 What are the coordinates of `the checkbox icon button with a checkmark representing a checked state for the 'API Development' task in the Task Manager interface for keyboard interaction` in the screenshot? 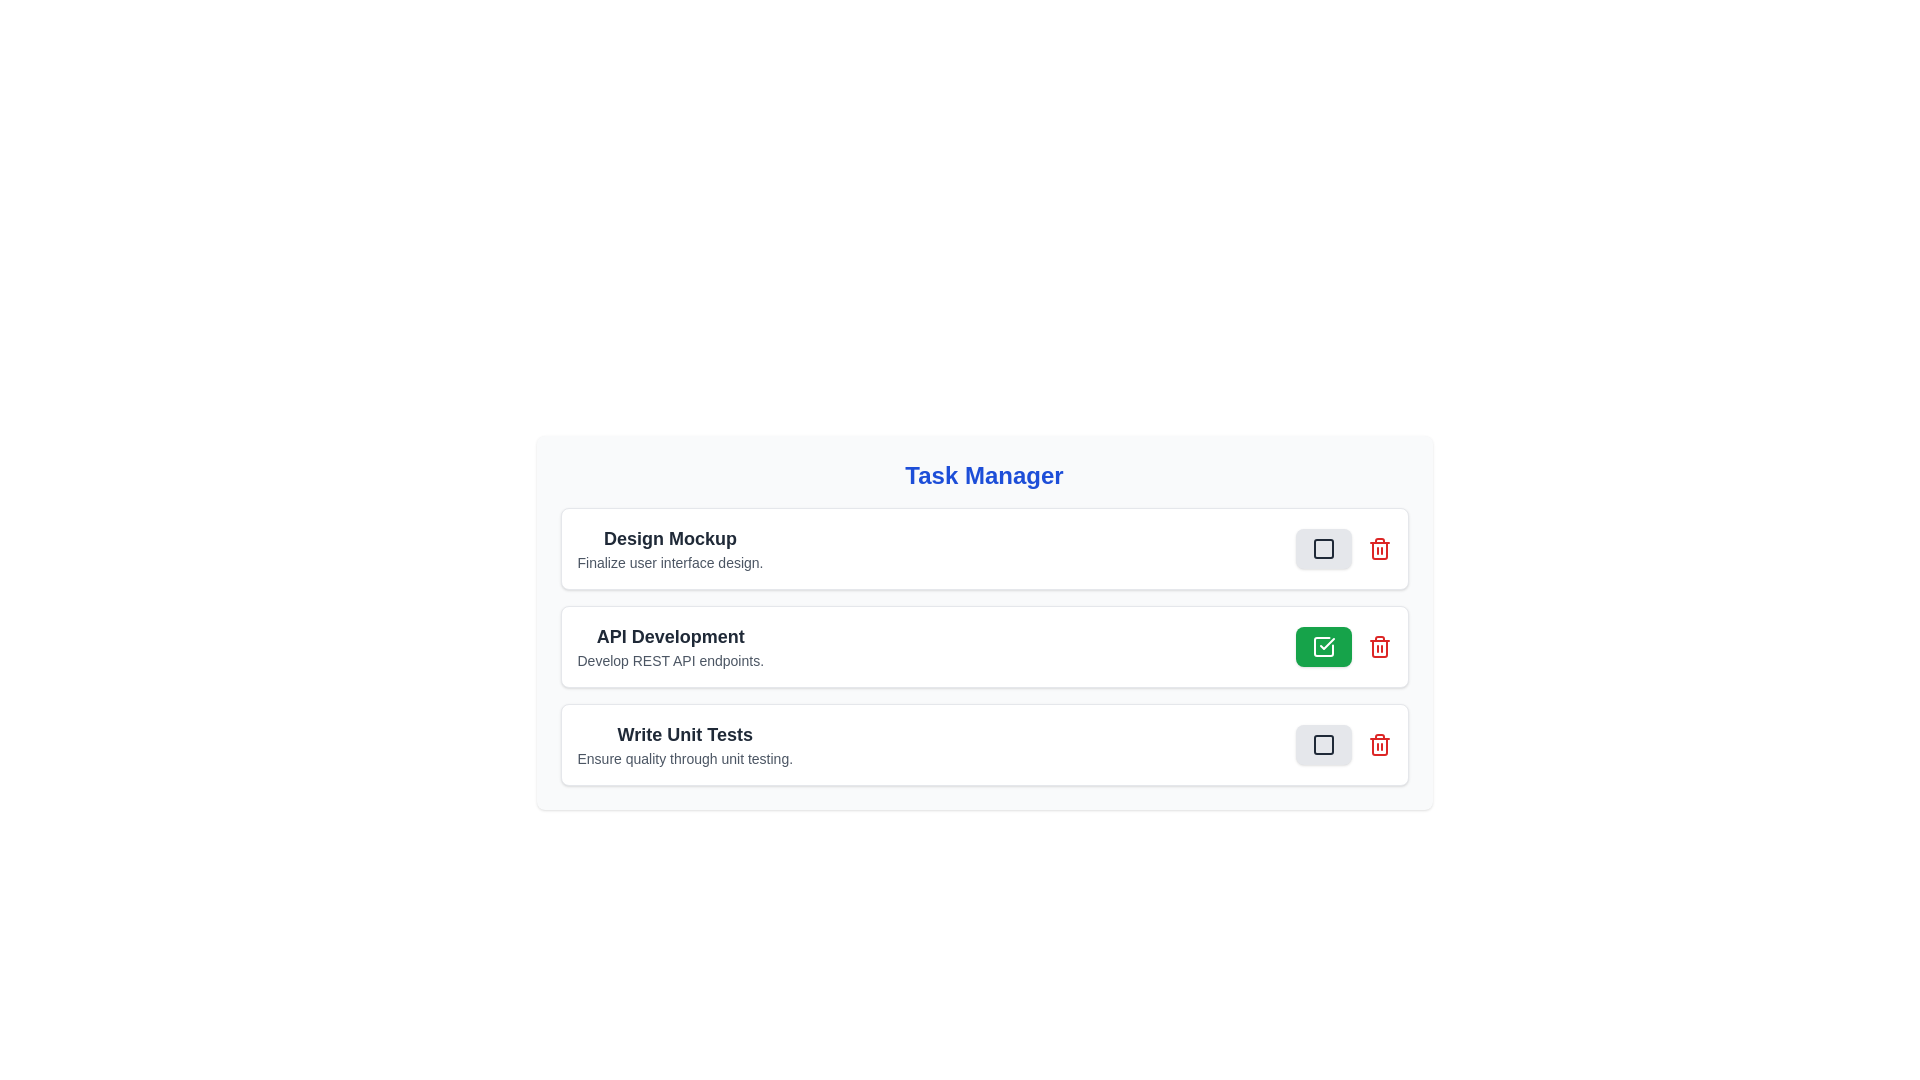 It's located at (1323, 647).